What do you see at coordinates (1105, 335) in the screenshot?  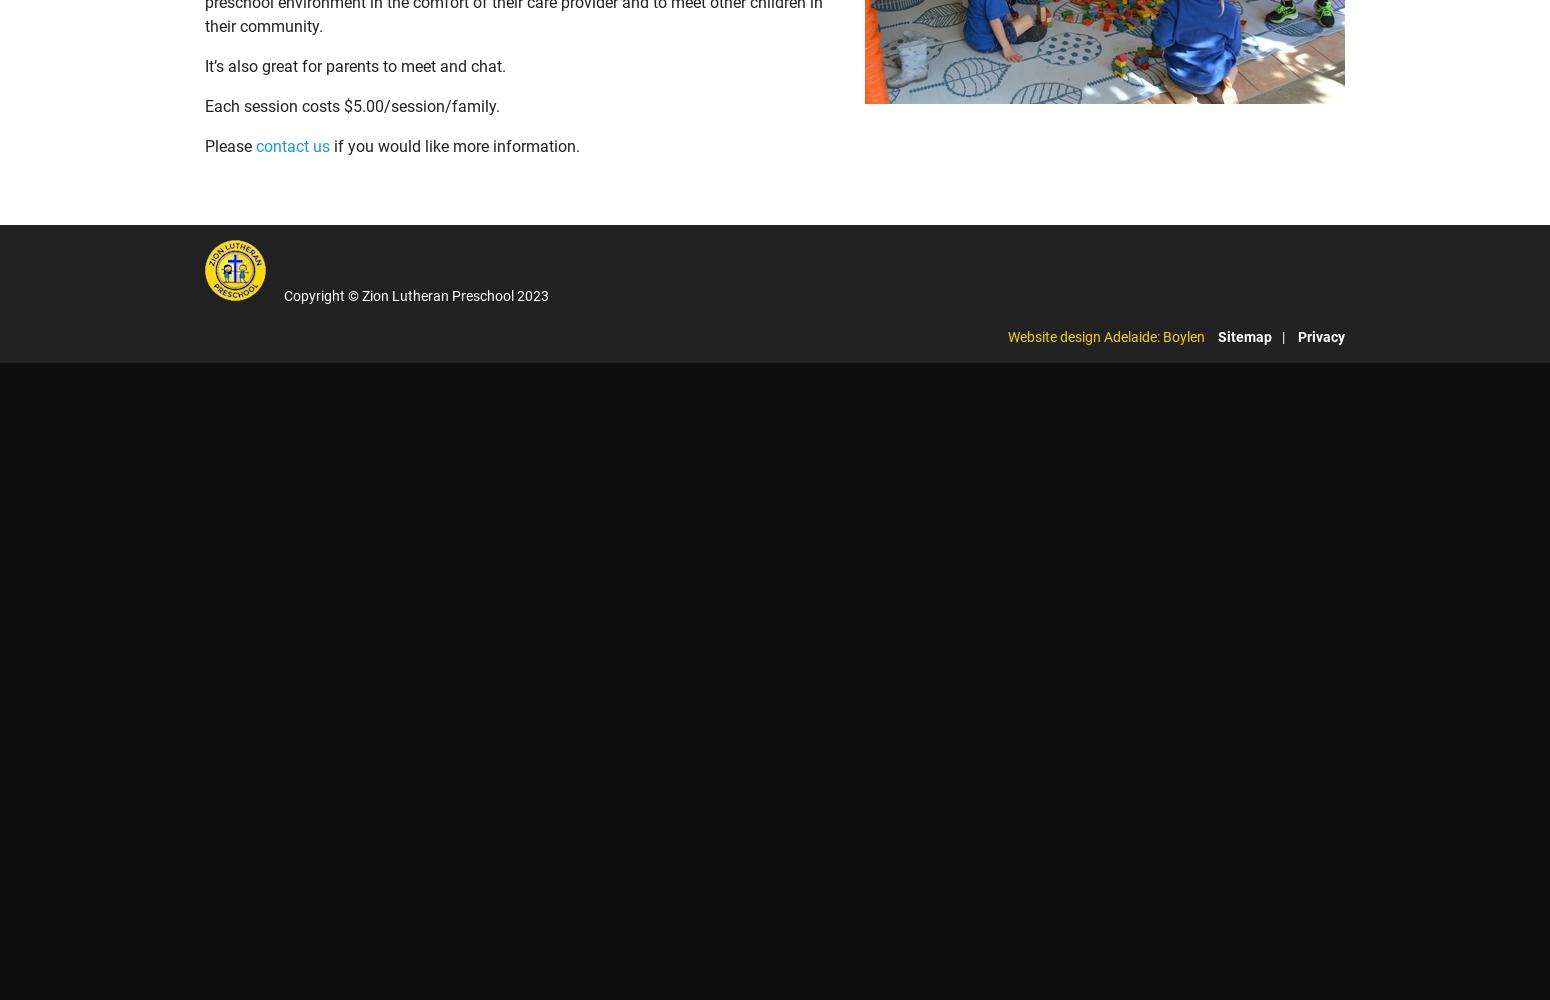 I see `'Website design Adelaide: Boylen'` at bounding box center [1105, 335].